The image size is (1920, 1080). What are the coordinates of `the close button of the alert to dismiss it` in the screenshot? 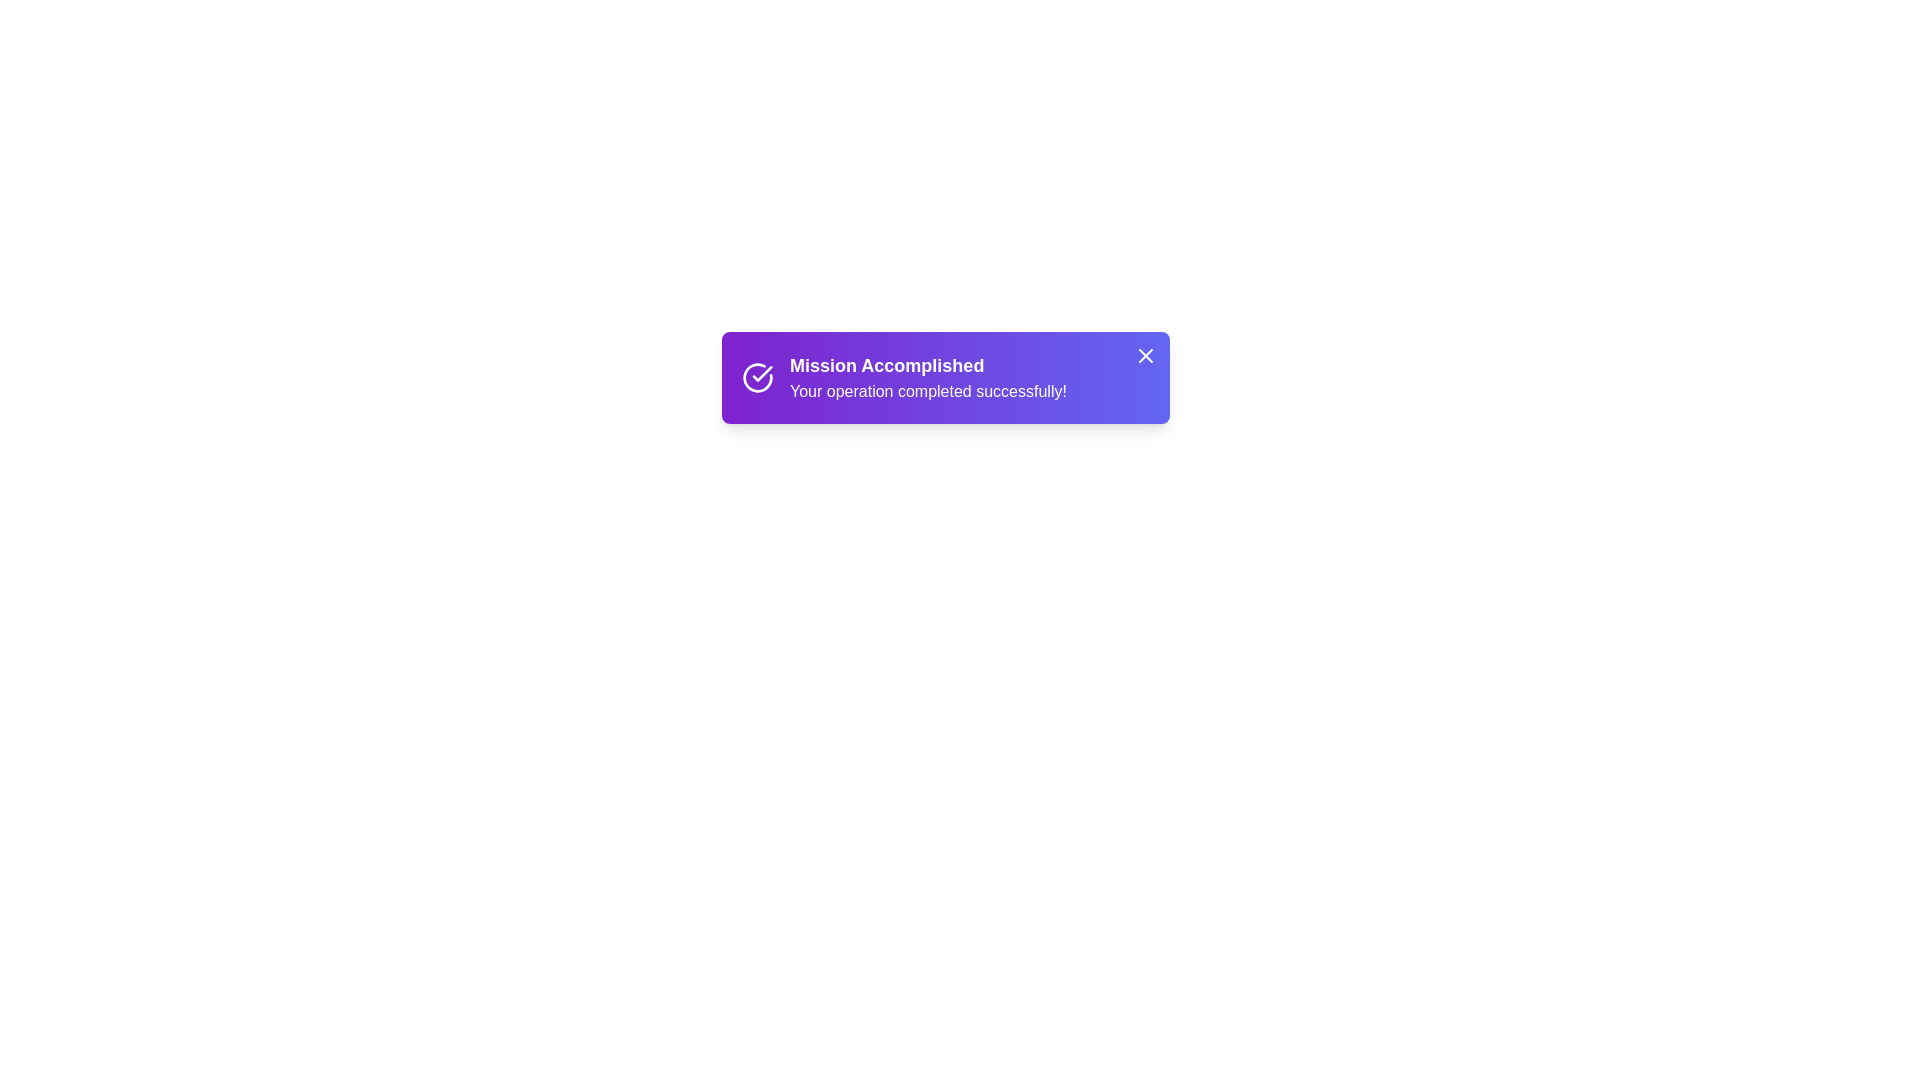 It's located at (1146, 354).